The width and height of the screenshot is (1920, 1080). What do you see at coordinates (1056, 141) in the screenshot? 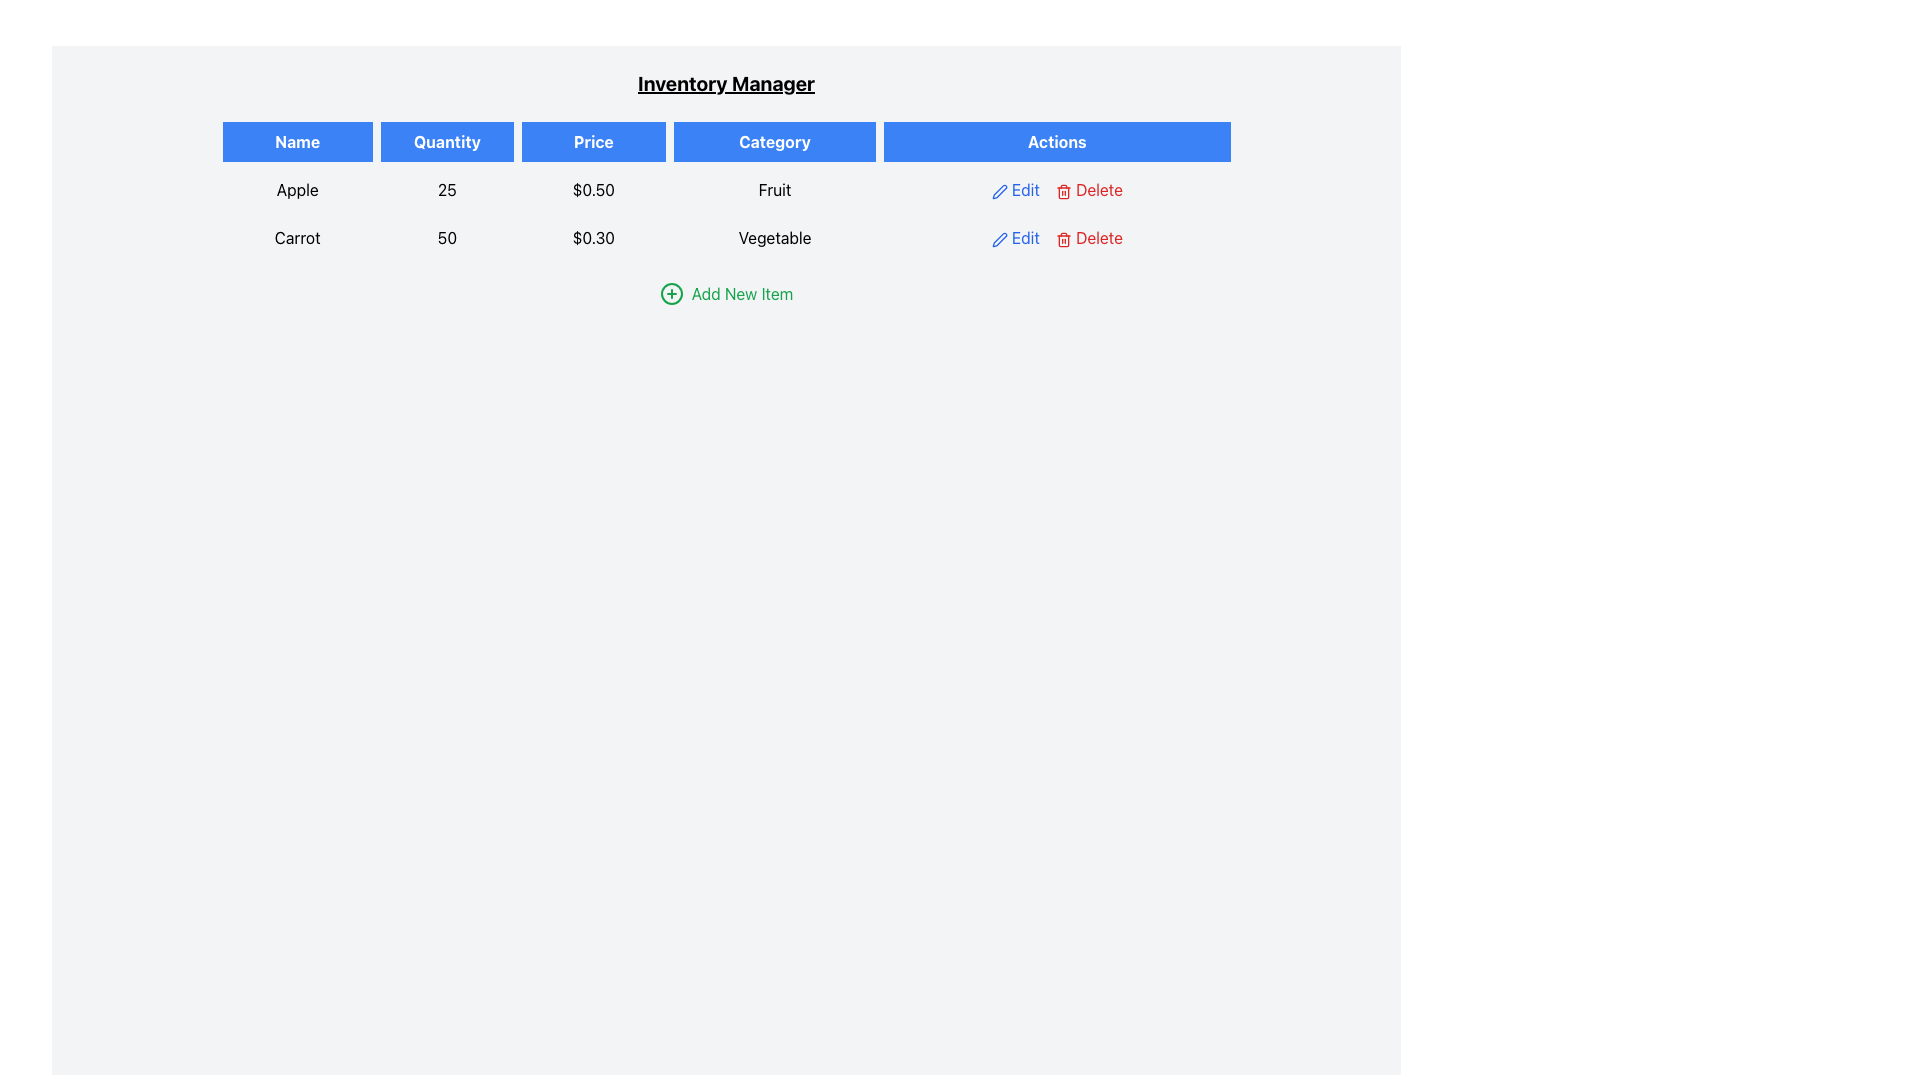
I see `the 'Actions' column header in the table, which indicates interactive elements for editing or deleting entries` at bounding box center [1056, 141].